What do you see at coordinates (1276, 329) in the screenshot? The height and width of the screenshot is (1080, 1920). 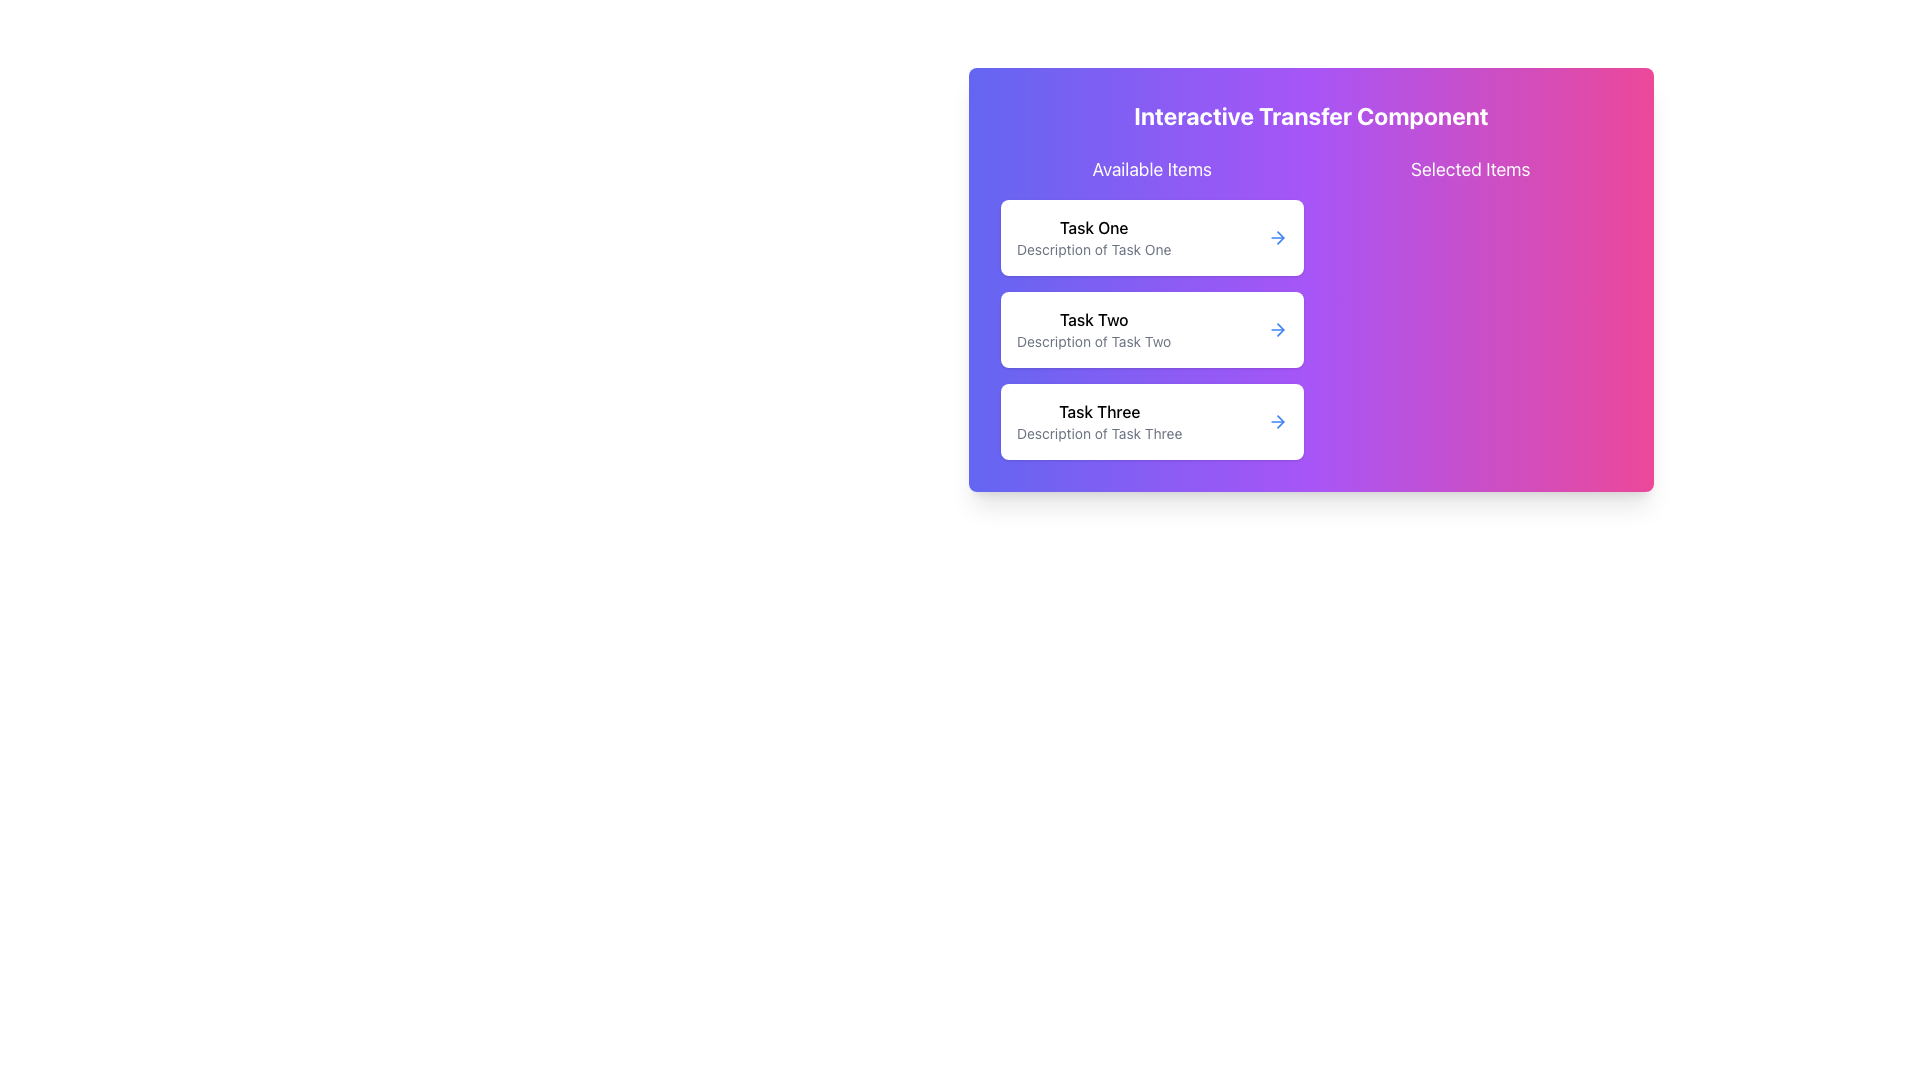 I see `the interactive control icon at the far-right end of the card for 'Task Two' to initiate an action` at bounding box center [1276, 329].